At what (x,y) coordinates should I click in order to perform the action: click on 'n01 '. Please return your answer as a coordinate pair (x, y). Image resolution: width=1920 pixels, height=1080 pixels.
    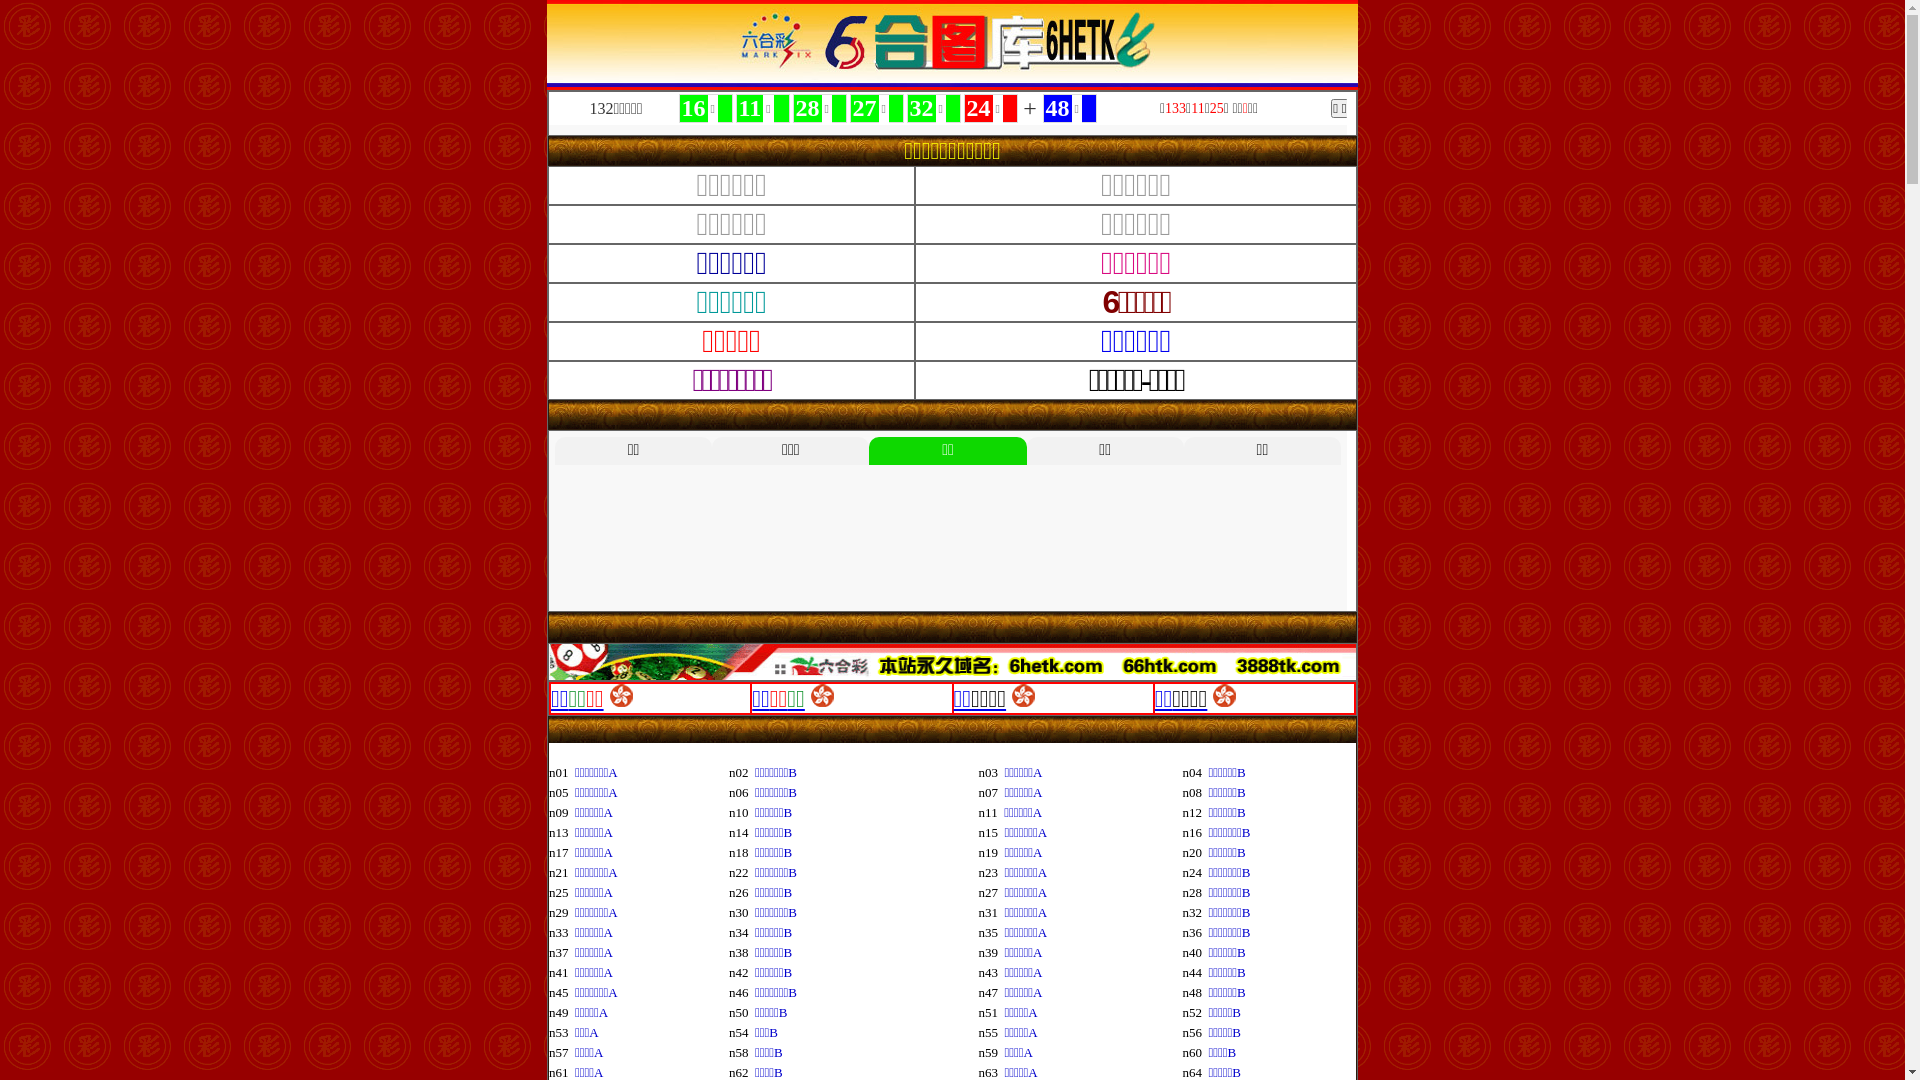
    Looking at the image, I should click on (548, 771).